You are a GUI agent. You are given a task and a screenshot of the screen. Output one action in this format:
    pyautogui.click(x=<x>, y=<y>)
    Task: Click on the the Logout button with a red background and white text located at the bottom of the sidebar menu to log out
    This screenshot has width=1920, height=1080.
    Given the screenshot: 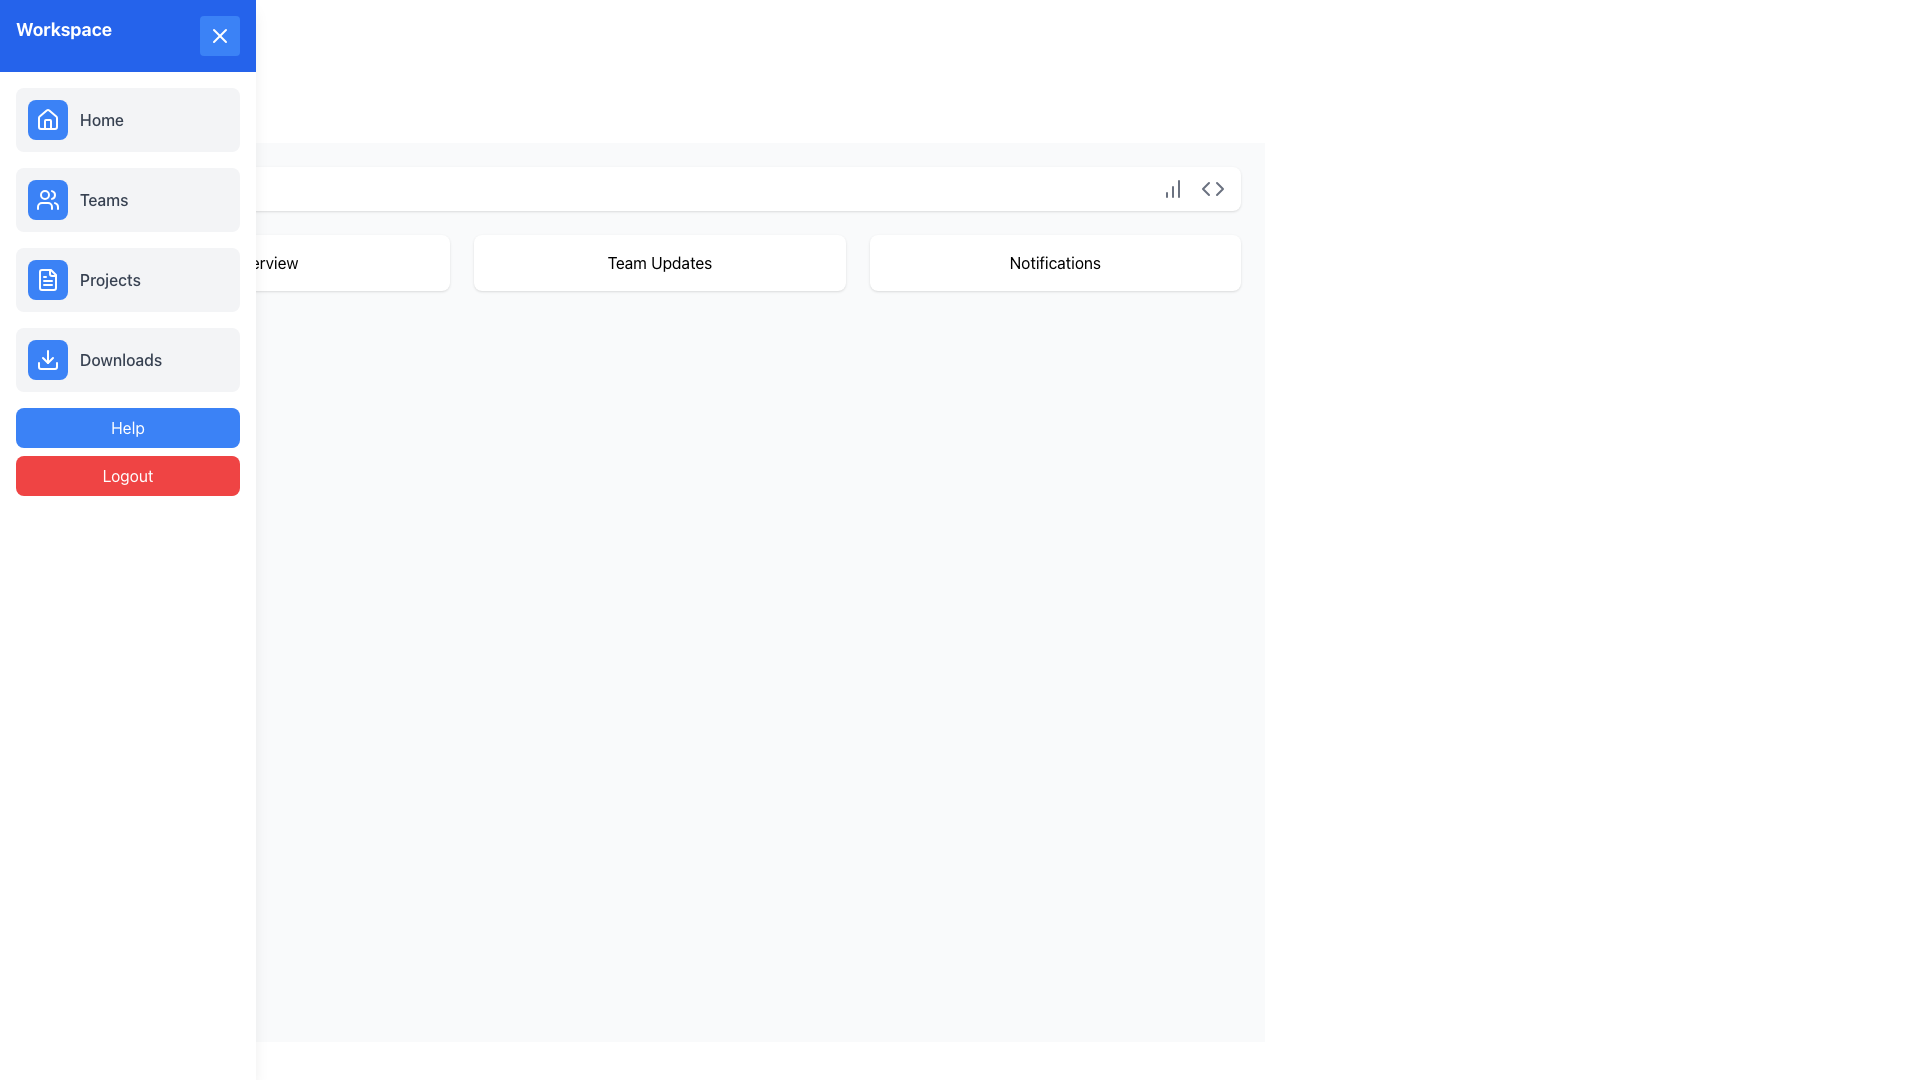 What is the action you would take?
    pyautogui.click(x=127, y=475)
    